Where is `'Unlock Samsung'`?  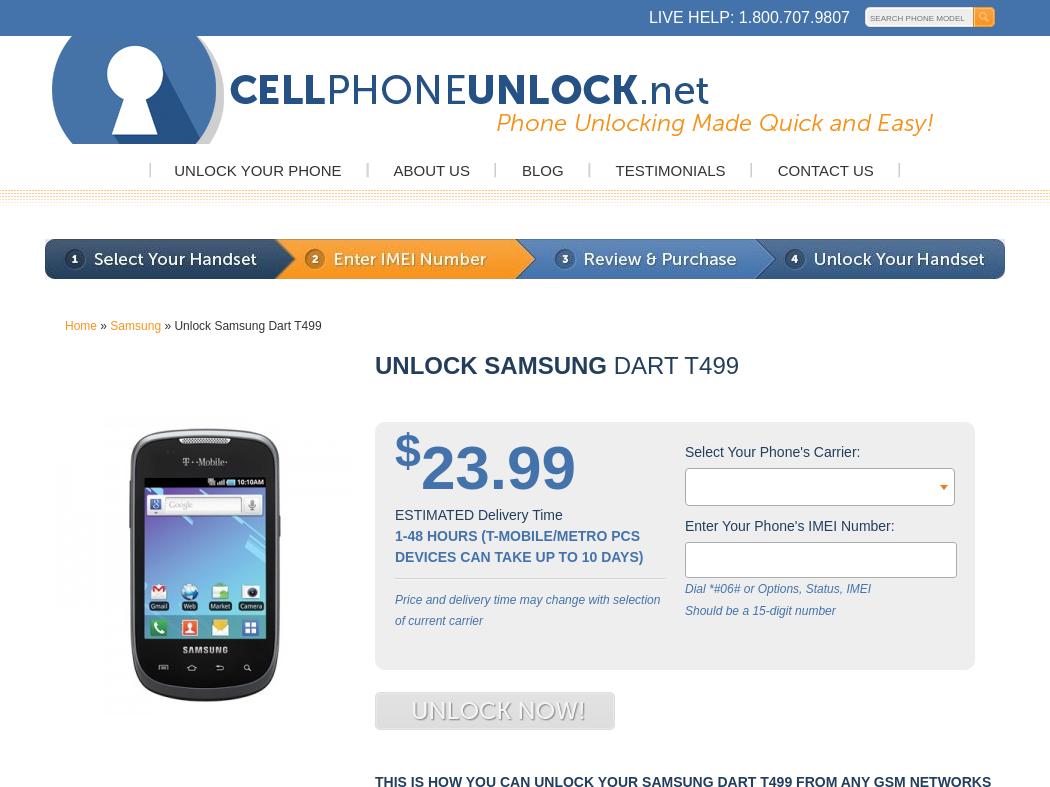 'Unlock Samsung' is located at coordinates (373, 363).